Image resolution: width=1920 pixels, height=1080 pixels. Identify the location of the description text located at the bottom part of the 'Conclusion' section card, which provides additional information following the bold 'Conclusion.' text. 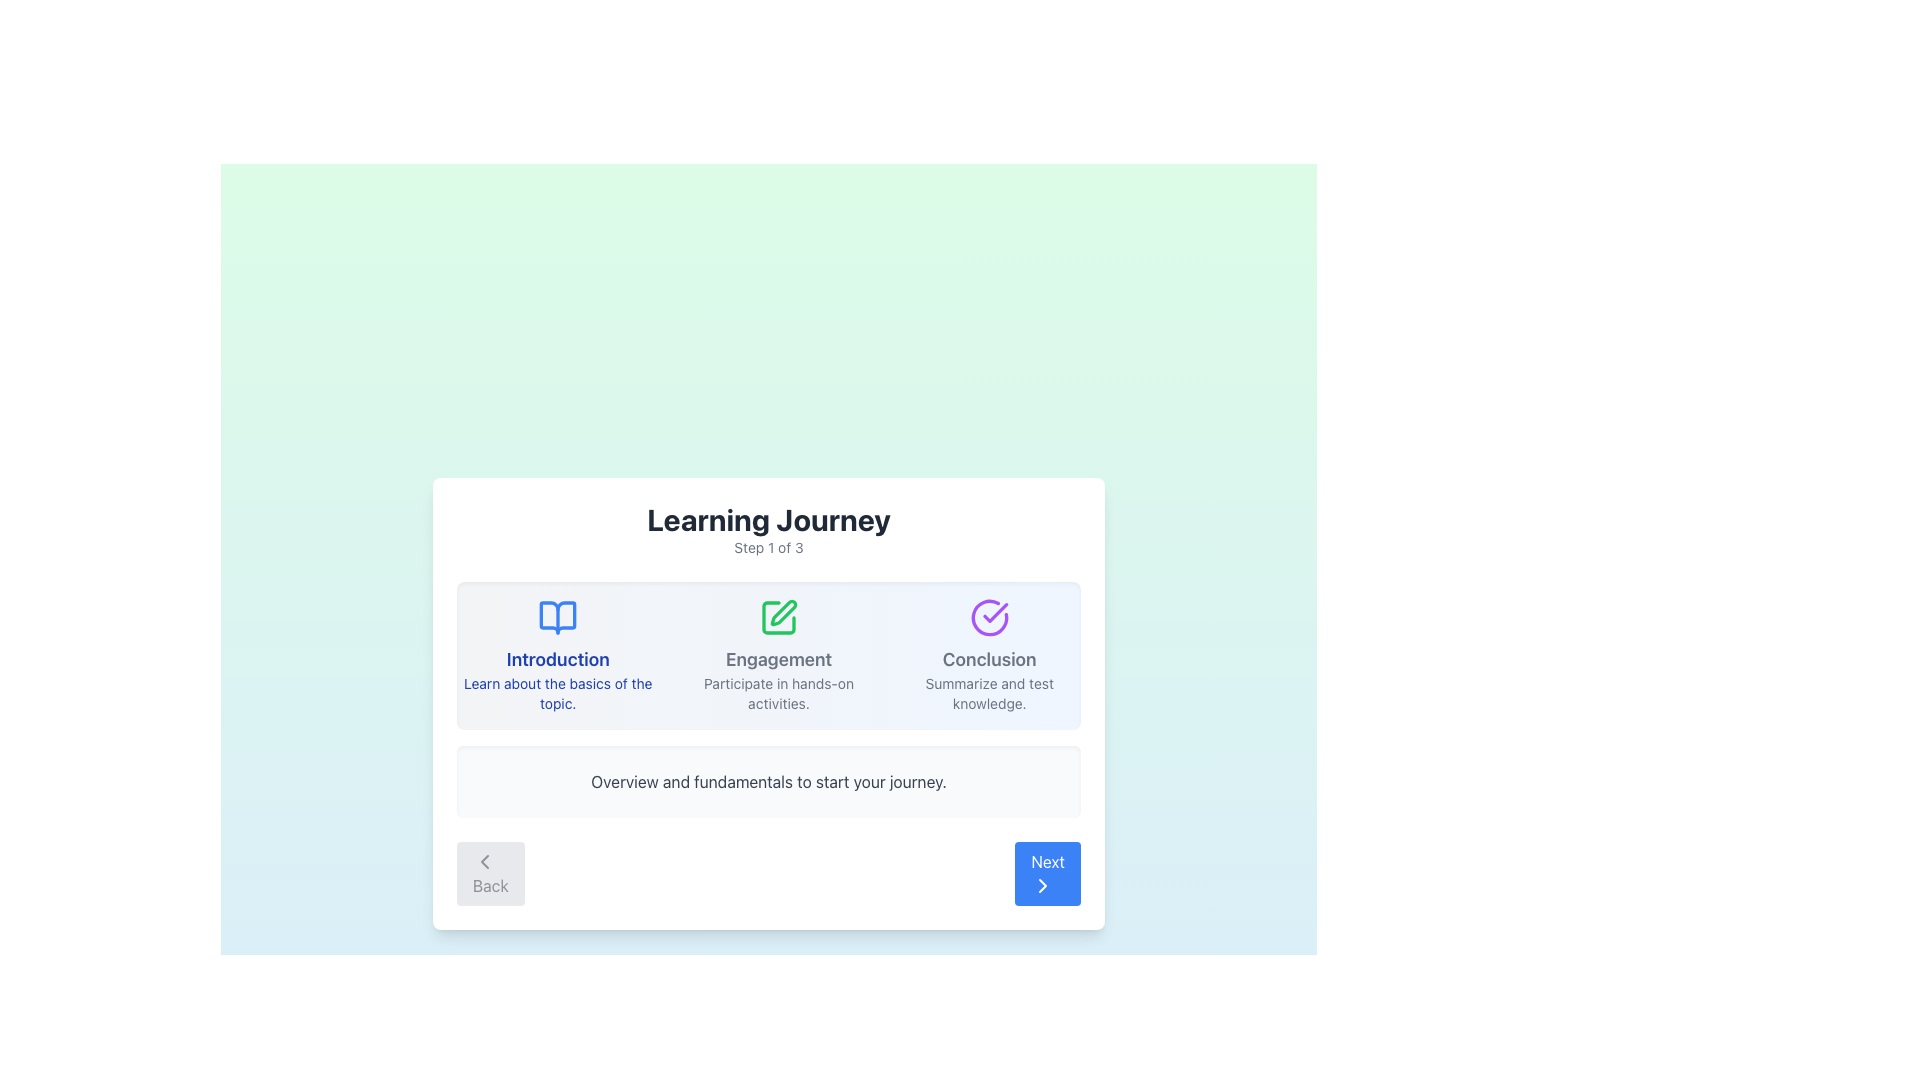
(989, 693).